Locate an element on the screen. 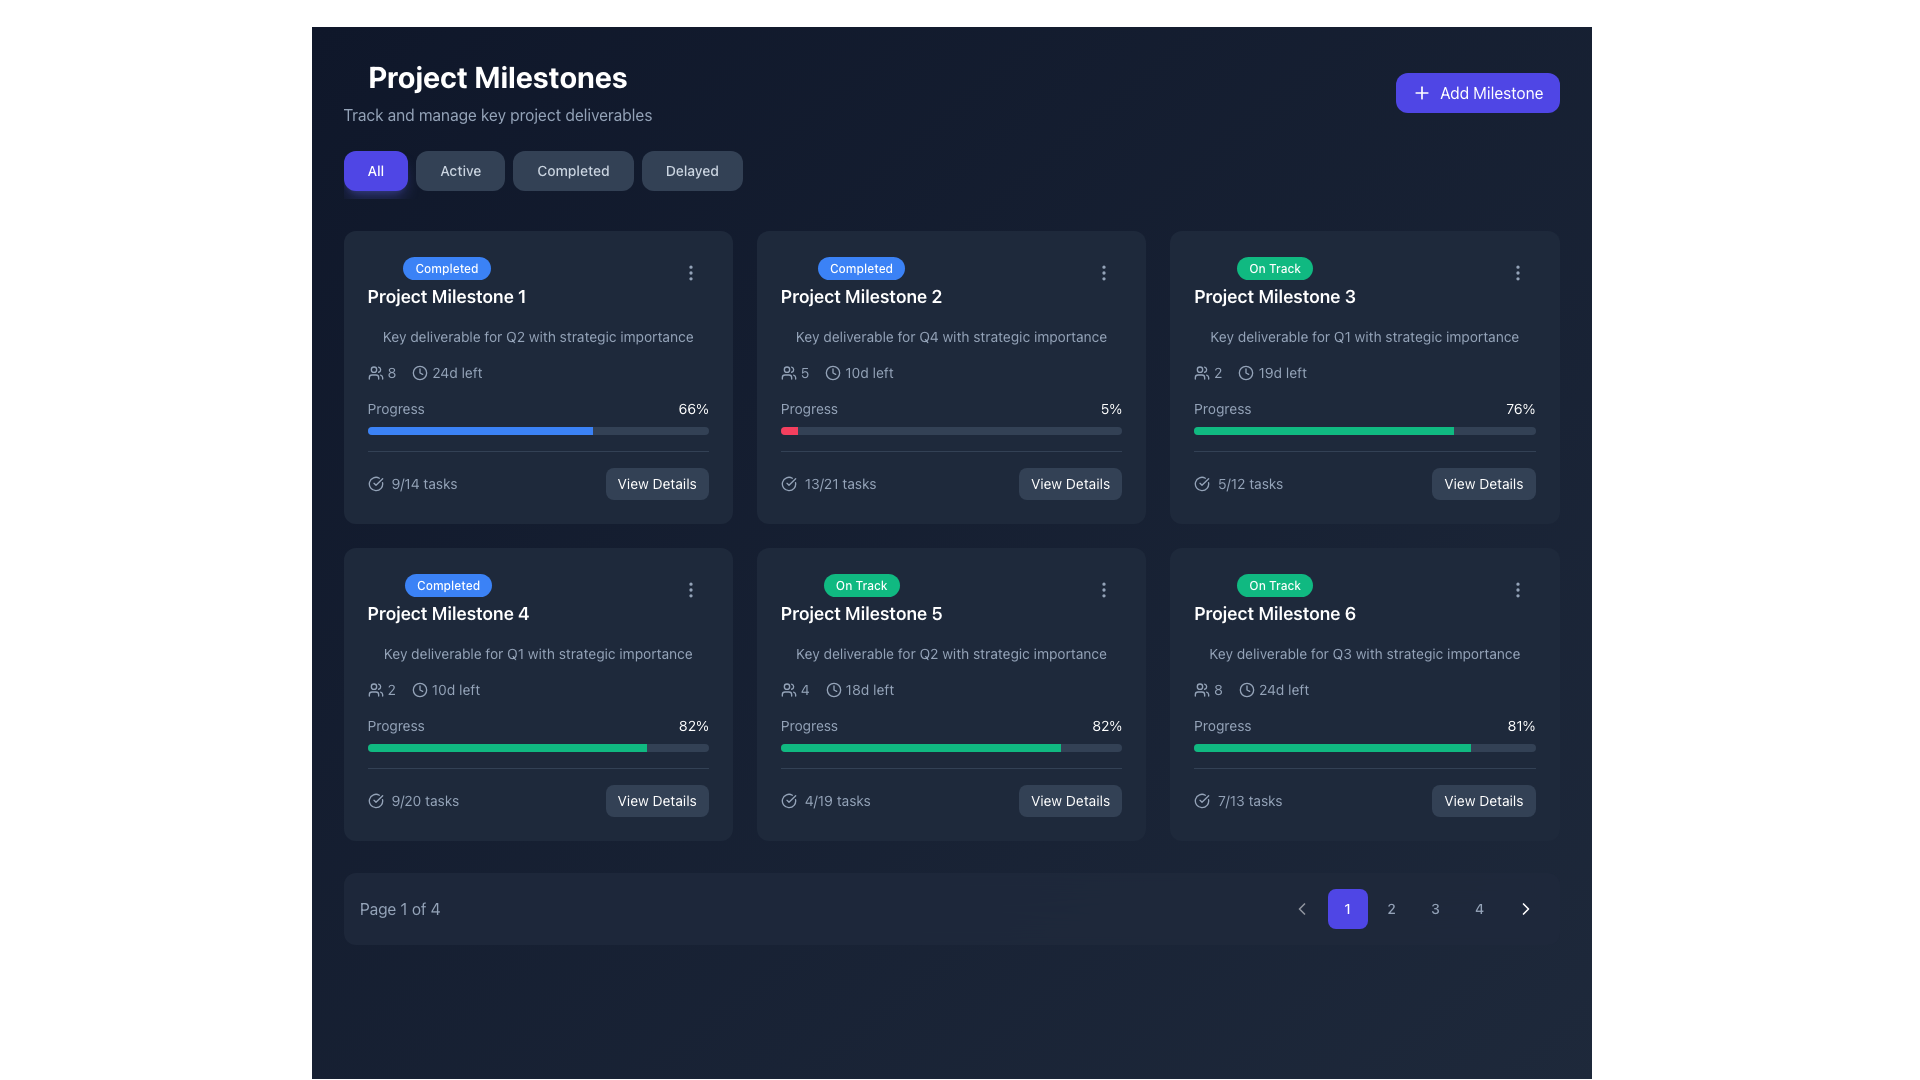  the progress percentage text label located on the right-hand side of the 'Progress' section in the 'Project Milestone 2' card is located at coordinates (1110, 407).